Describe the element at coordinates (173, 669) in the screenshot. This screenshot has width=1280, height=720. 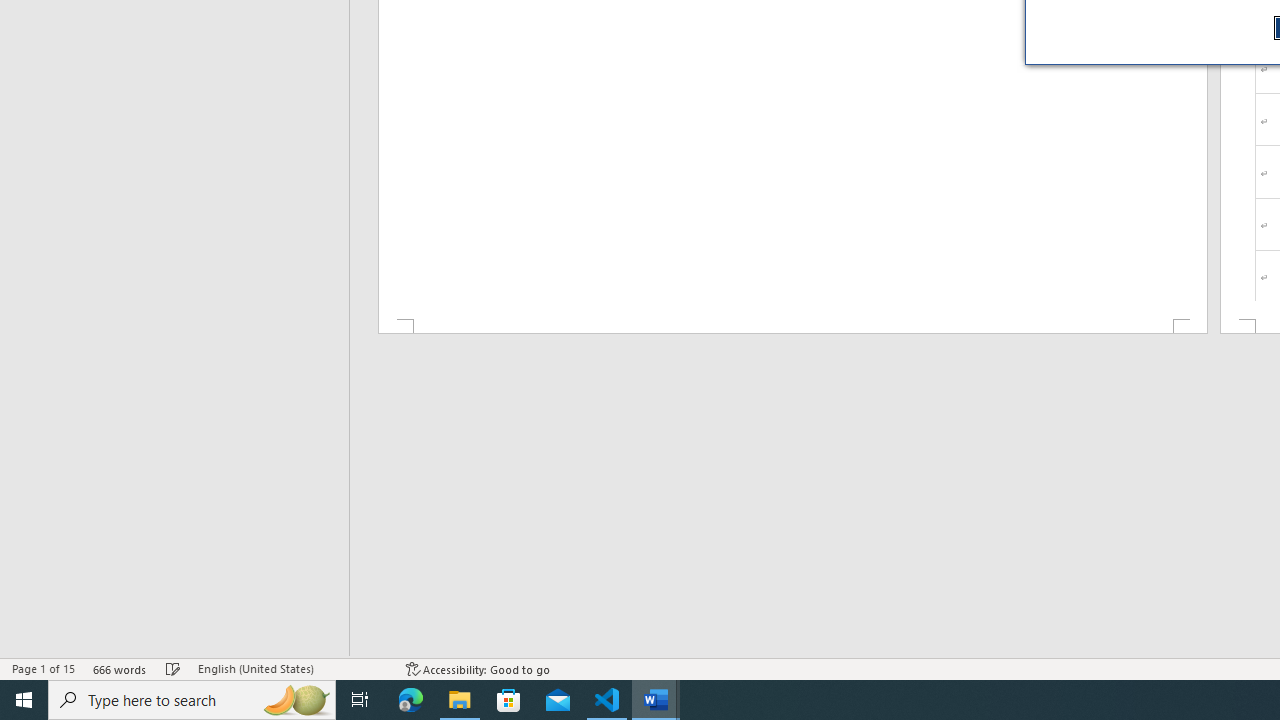
I see `'Spelling and Grammar Check Checking'` at that location.